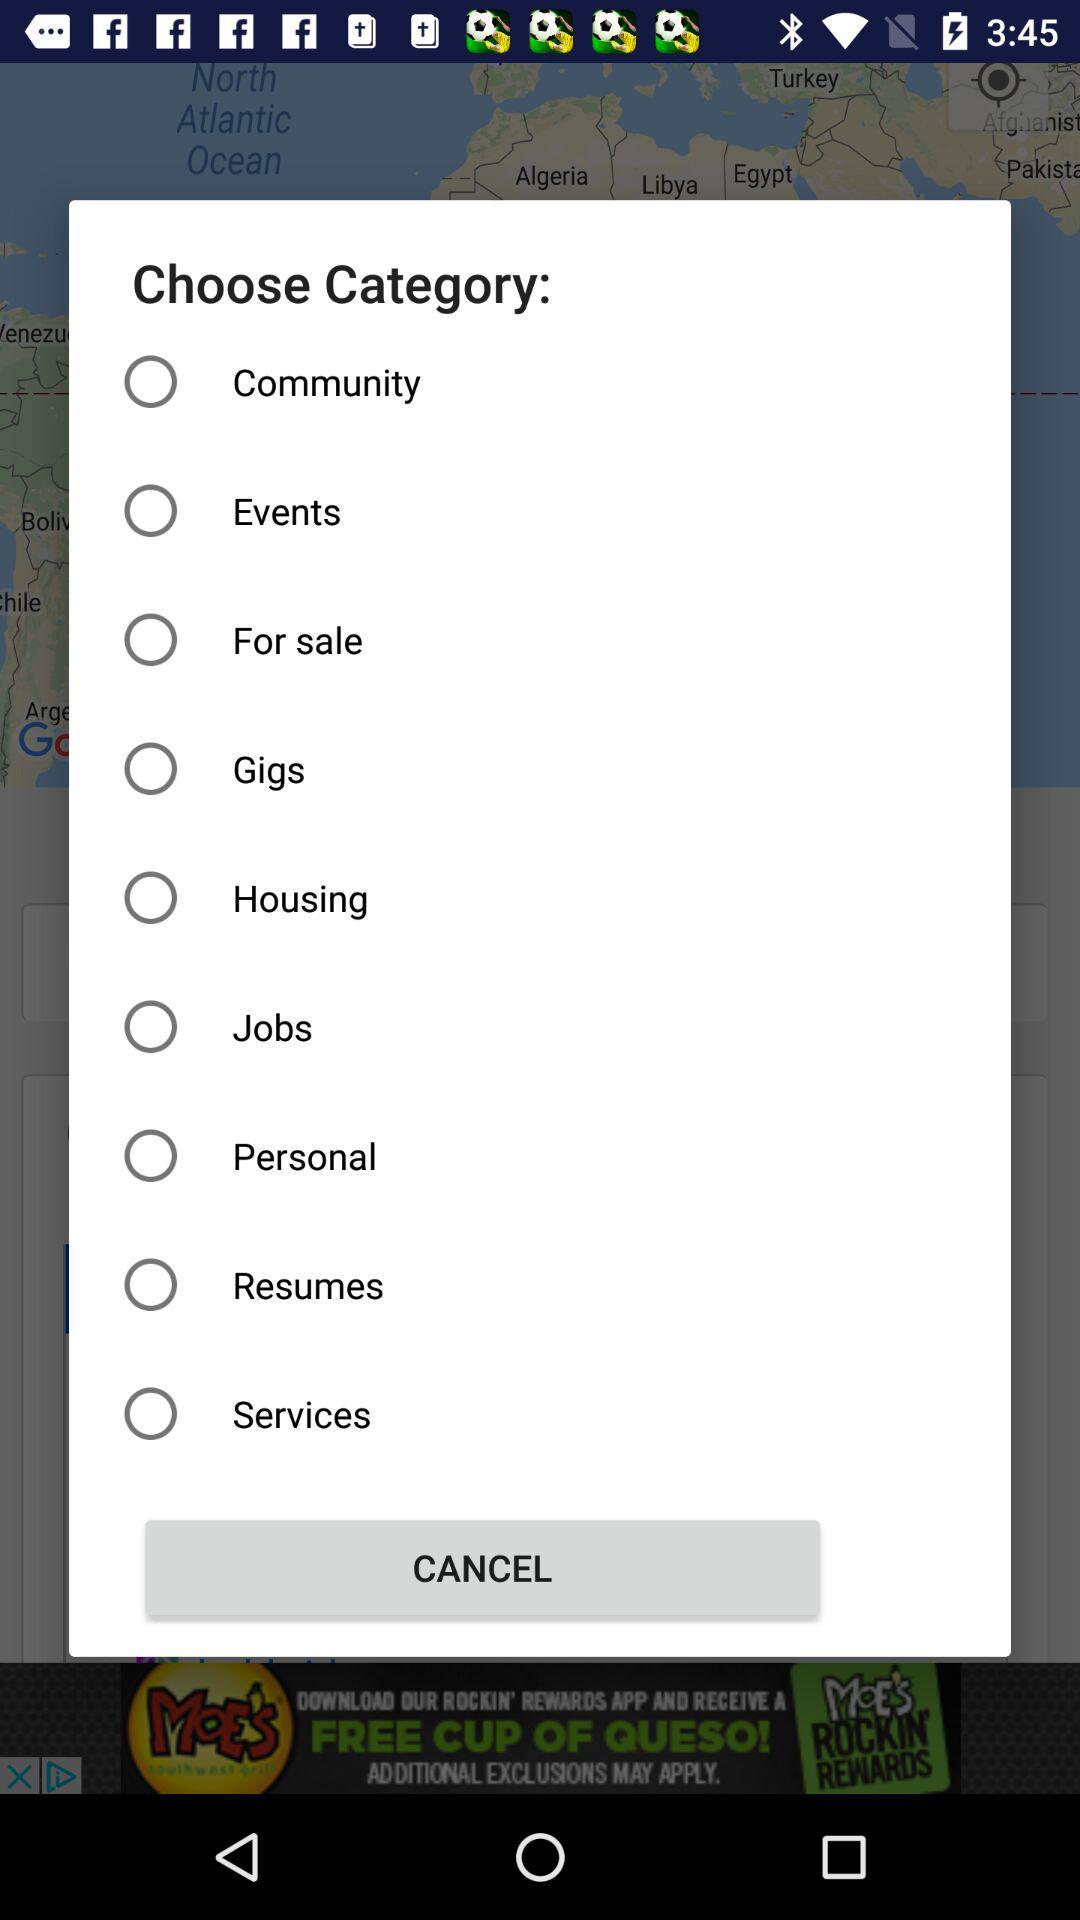 The width and height of the screenshot is (1080, 1920). Describe the element at coordinates (482, 510) in the screenshot. I see `icon above the for sale item` at that location.